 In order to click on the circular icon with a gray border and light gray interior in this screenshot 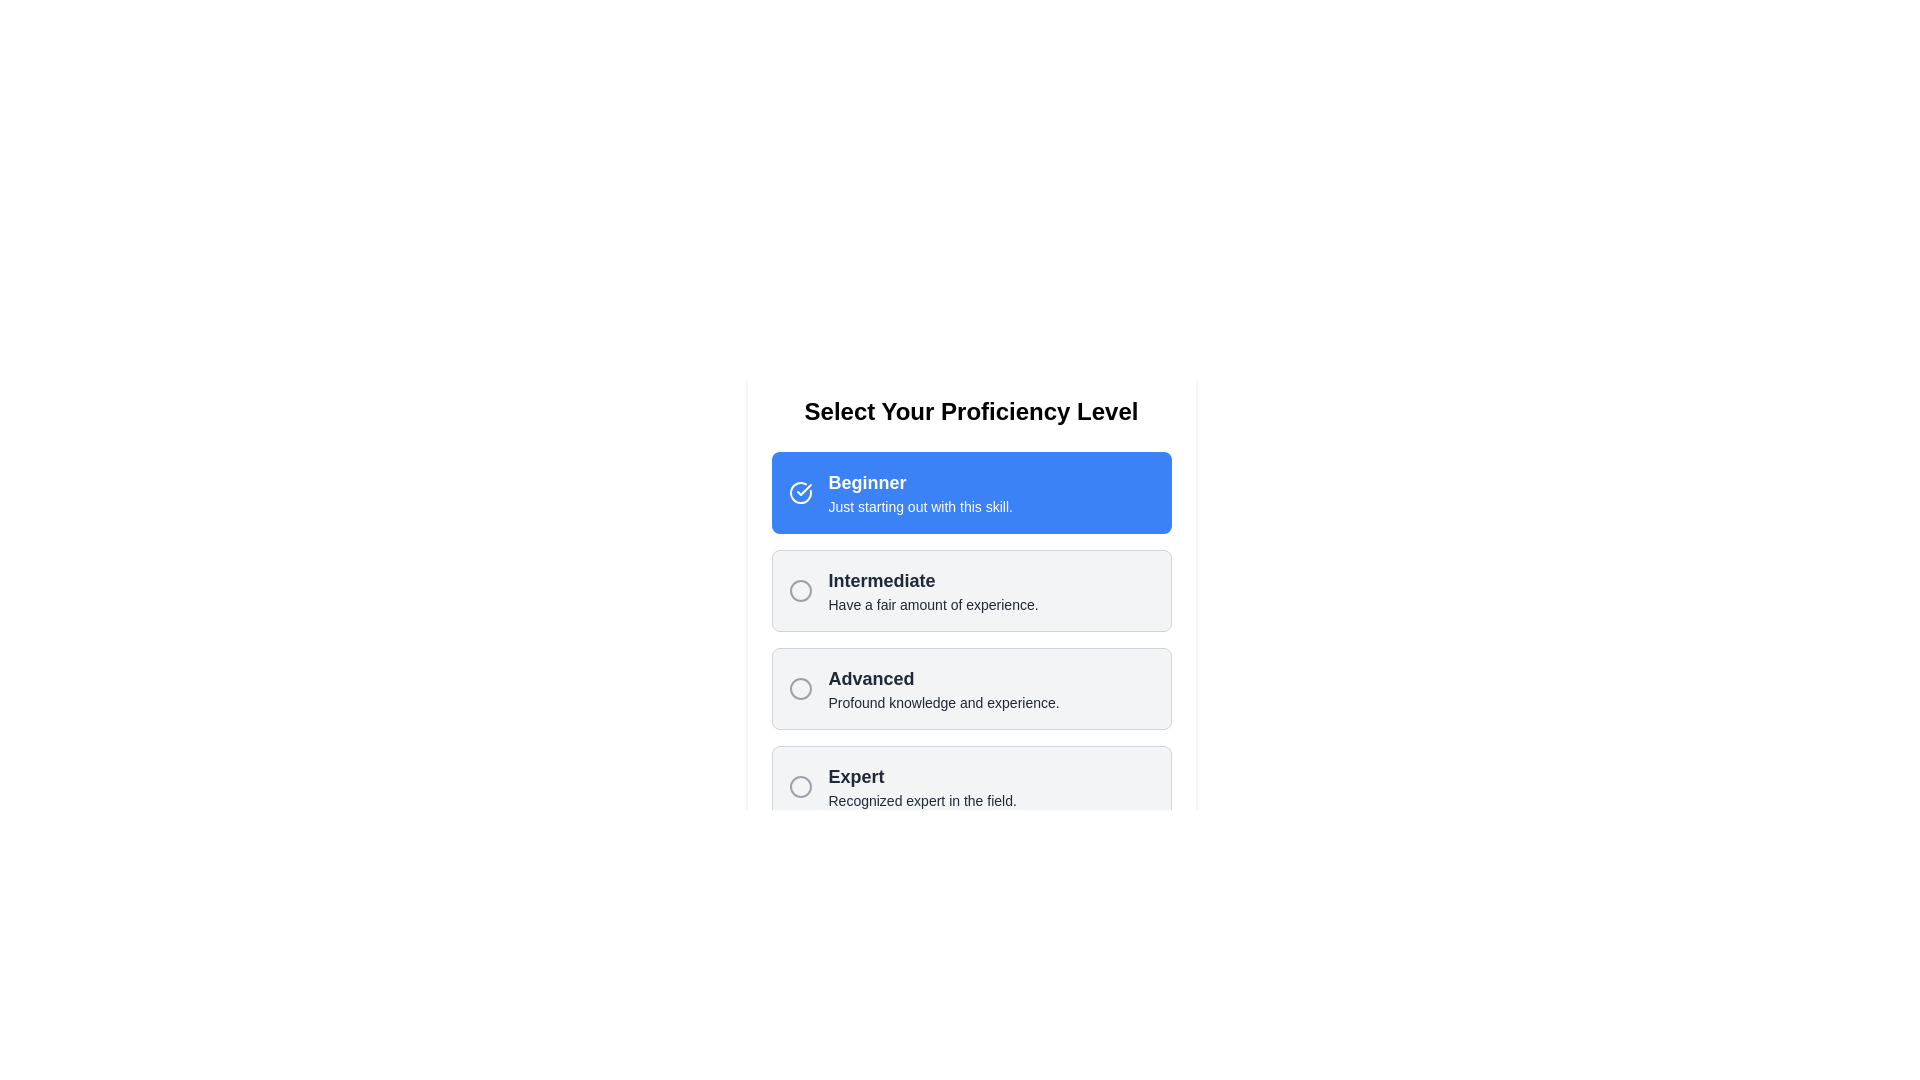, I will do `click(800, 785)`.